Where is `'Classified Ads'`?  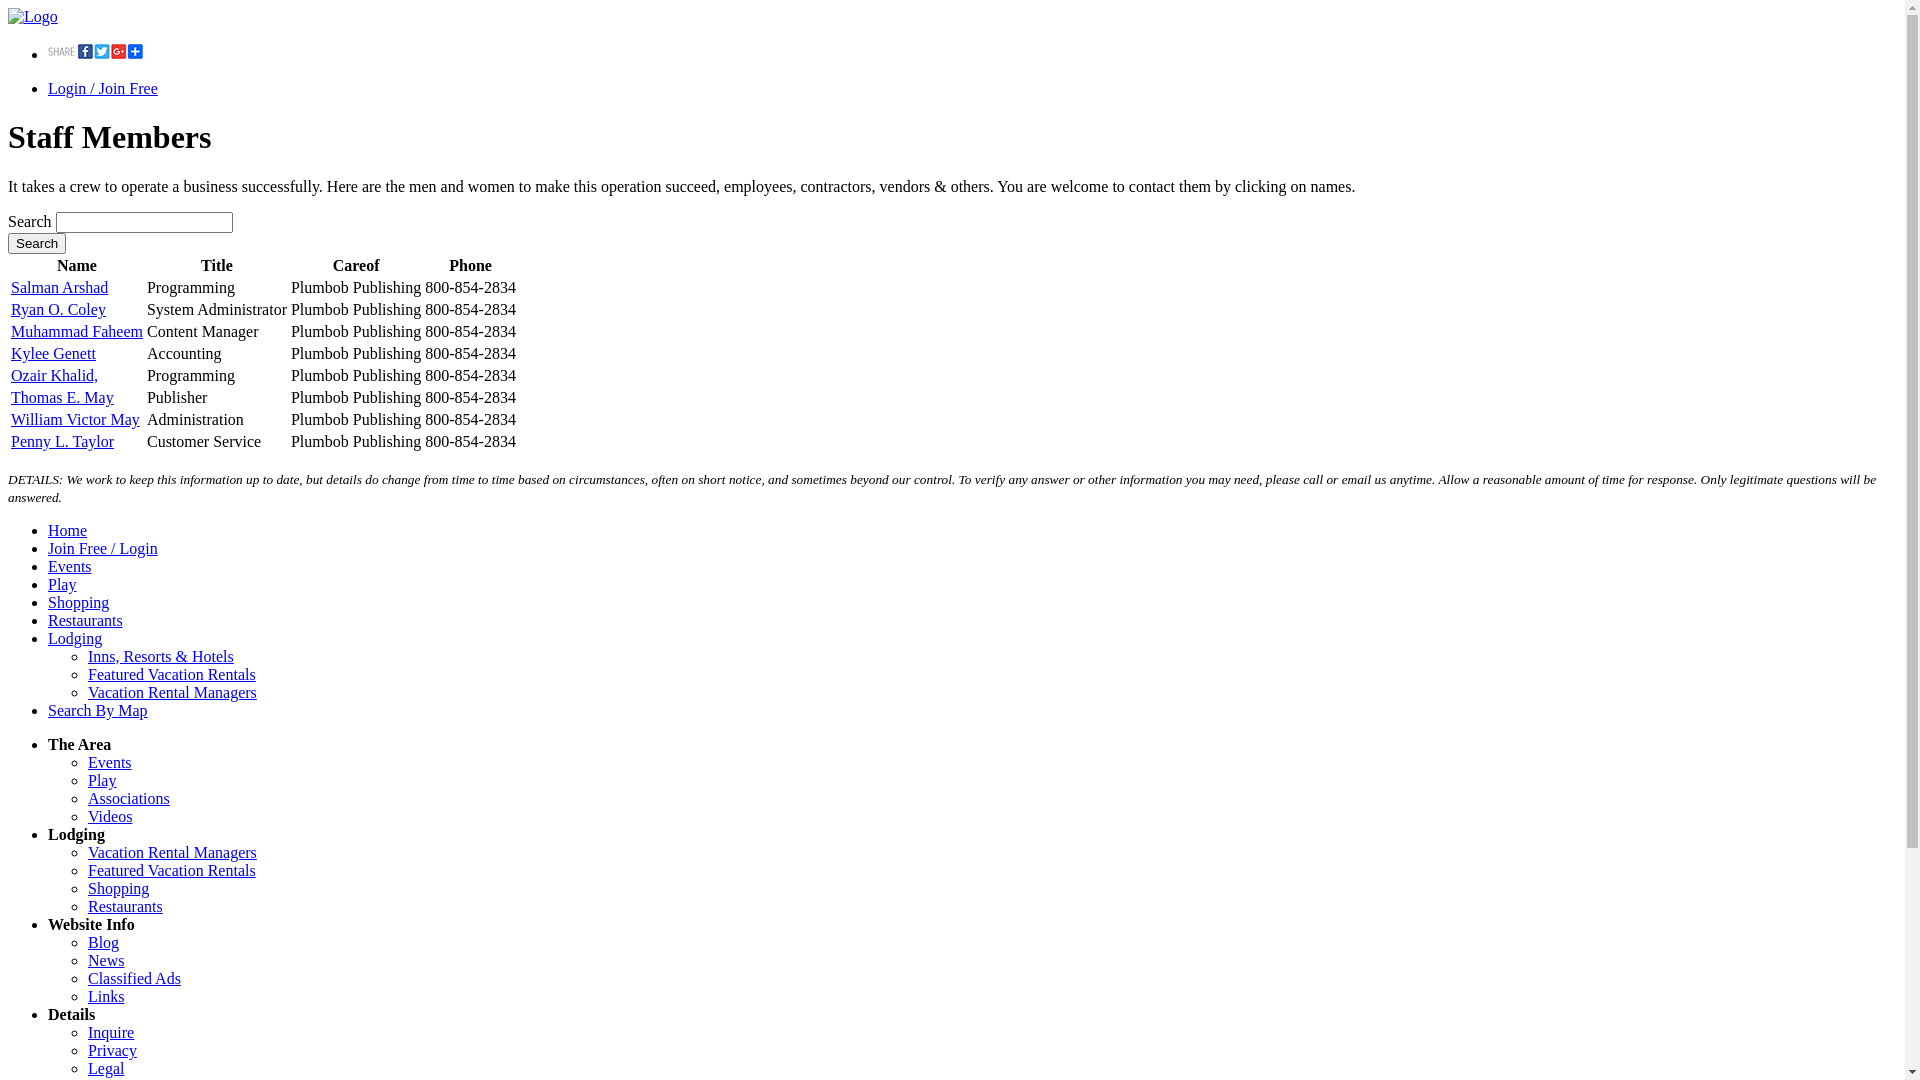
'Classified Ads' is located at coordinates (86, 977).